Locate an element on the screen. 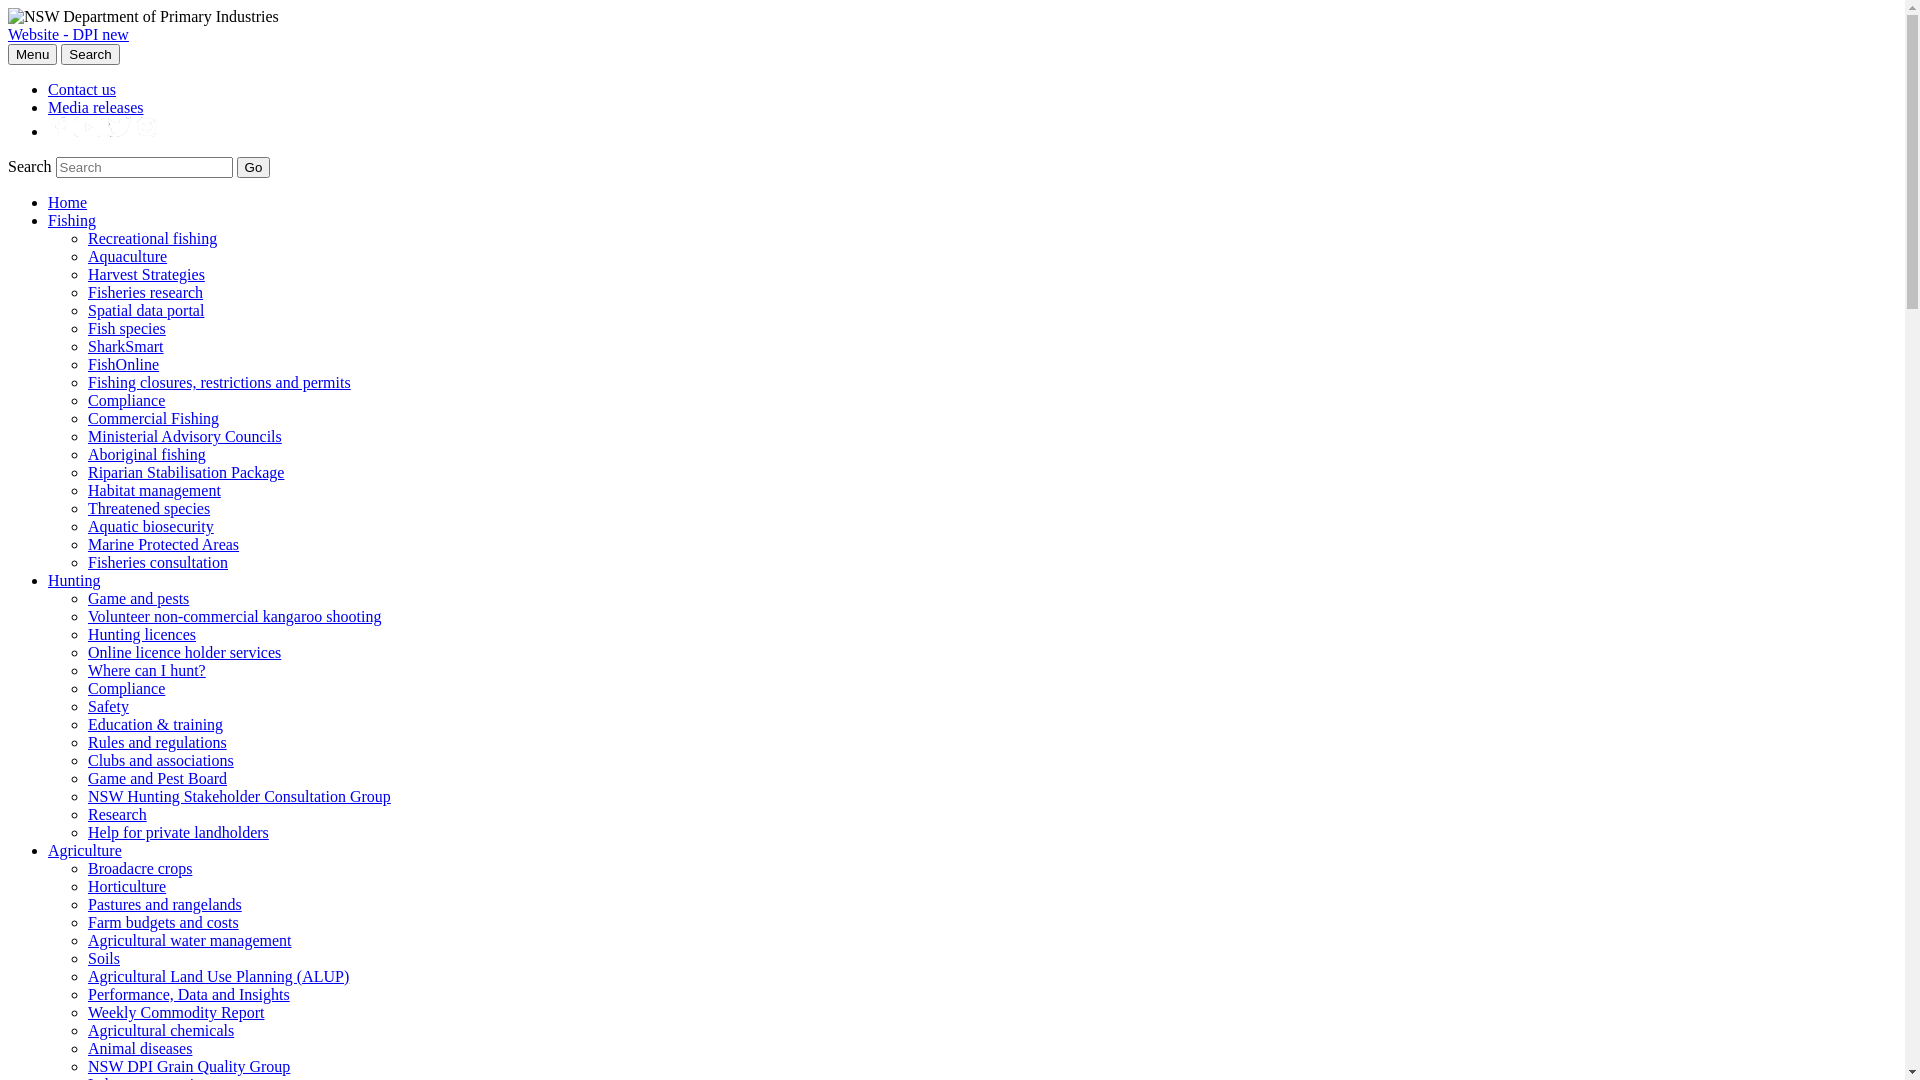 The height and width of the screenshot is (1080, 1920). 'Marine Protected Areas' is located at coordinates (163, 544).